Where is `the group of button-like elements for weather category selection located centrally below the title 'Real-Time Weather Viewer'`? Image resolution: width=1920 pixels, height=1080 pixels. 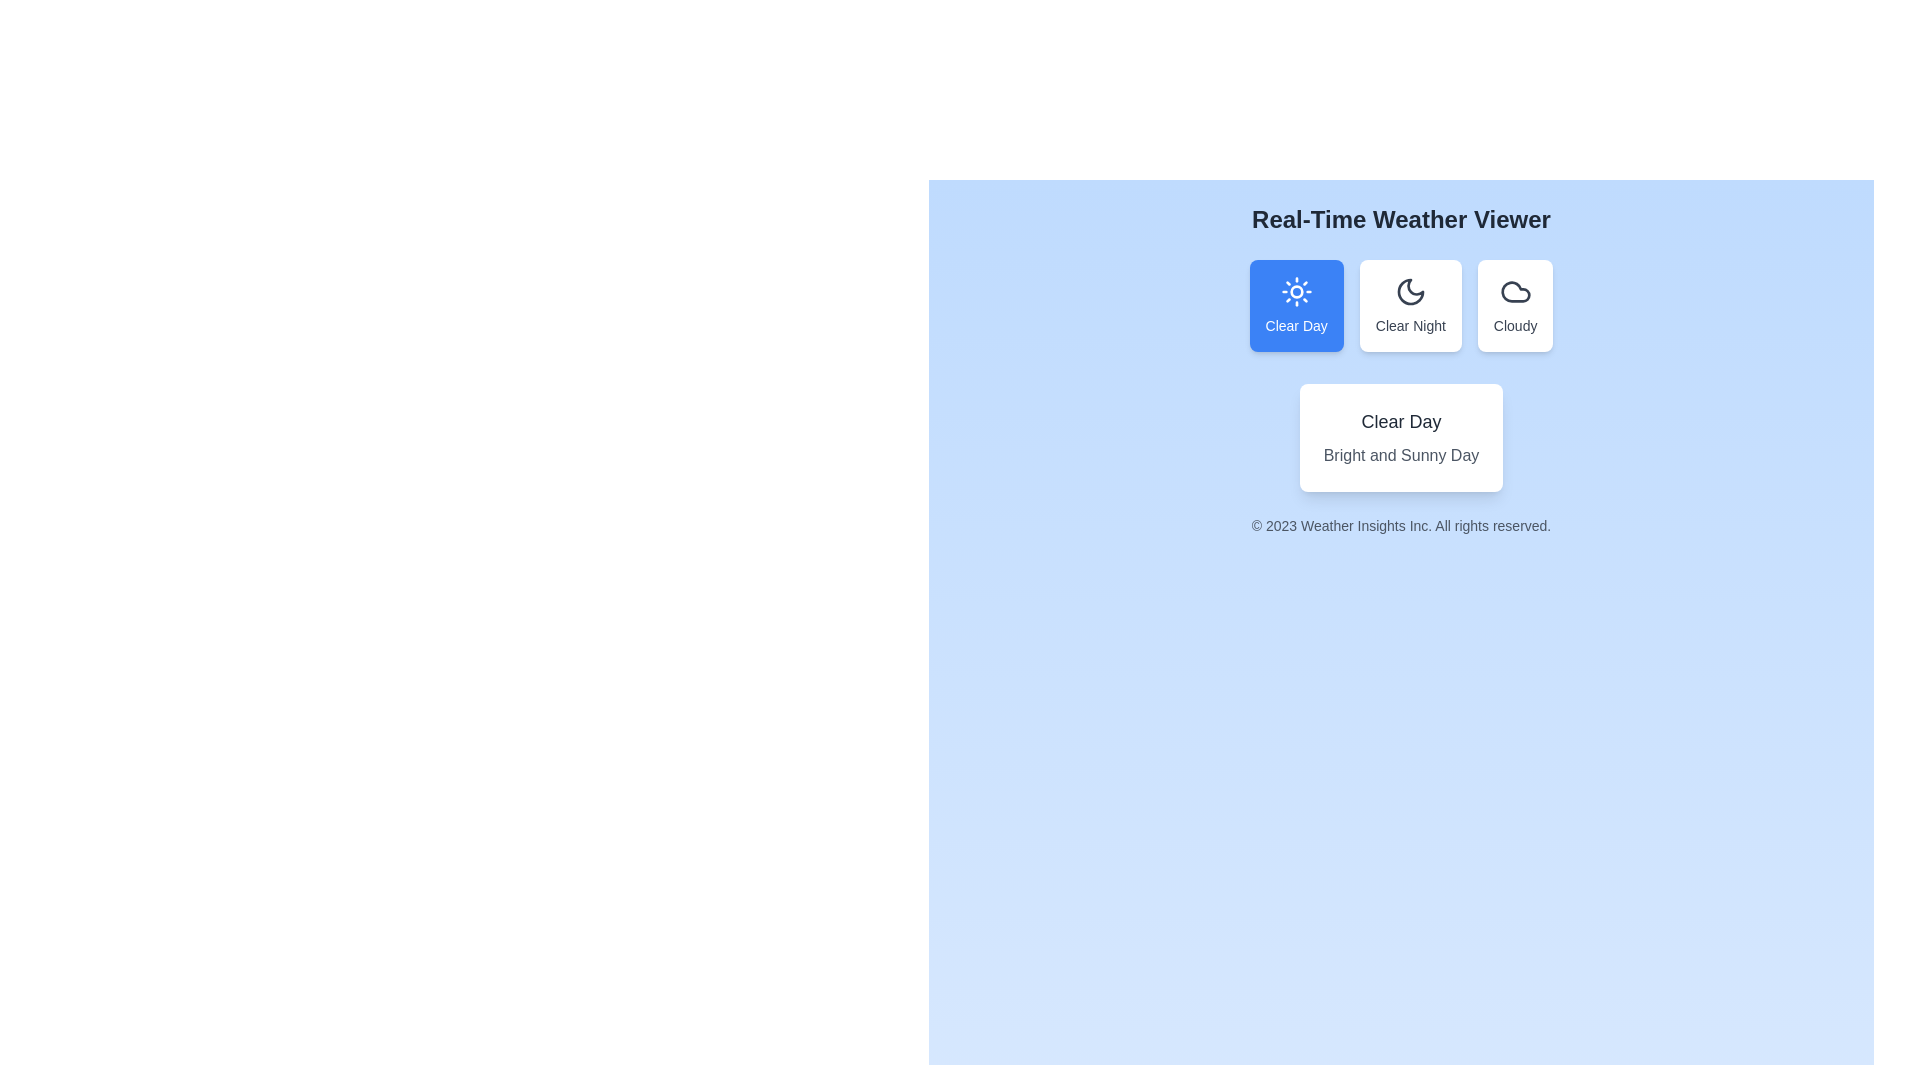
the group of button-like elements for weather category selection located centrally below the title 'Real-Time Weather Viewer' is located at coordinates (1400, 305).